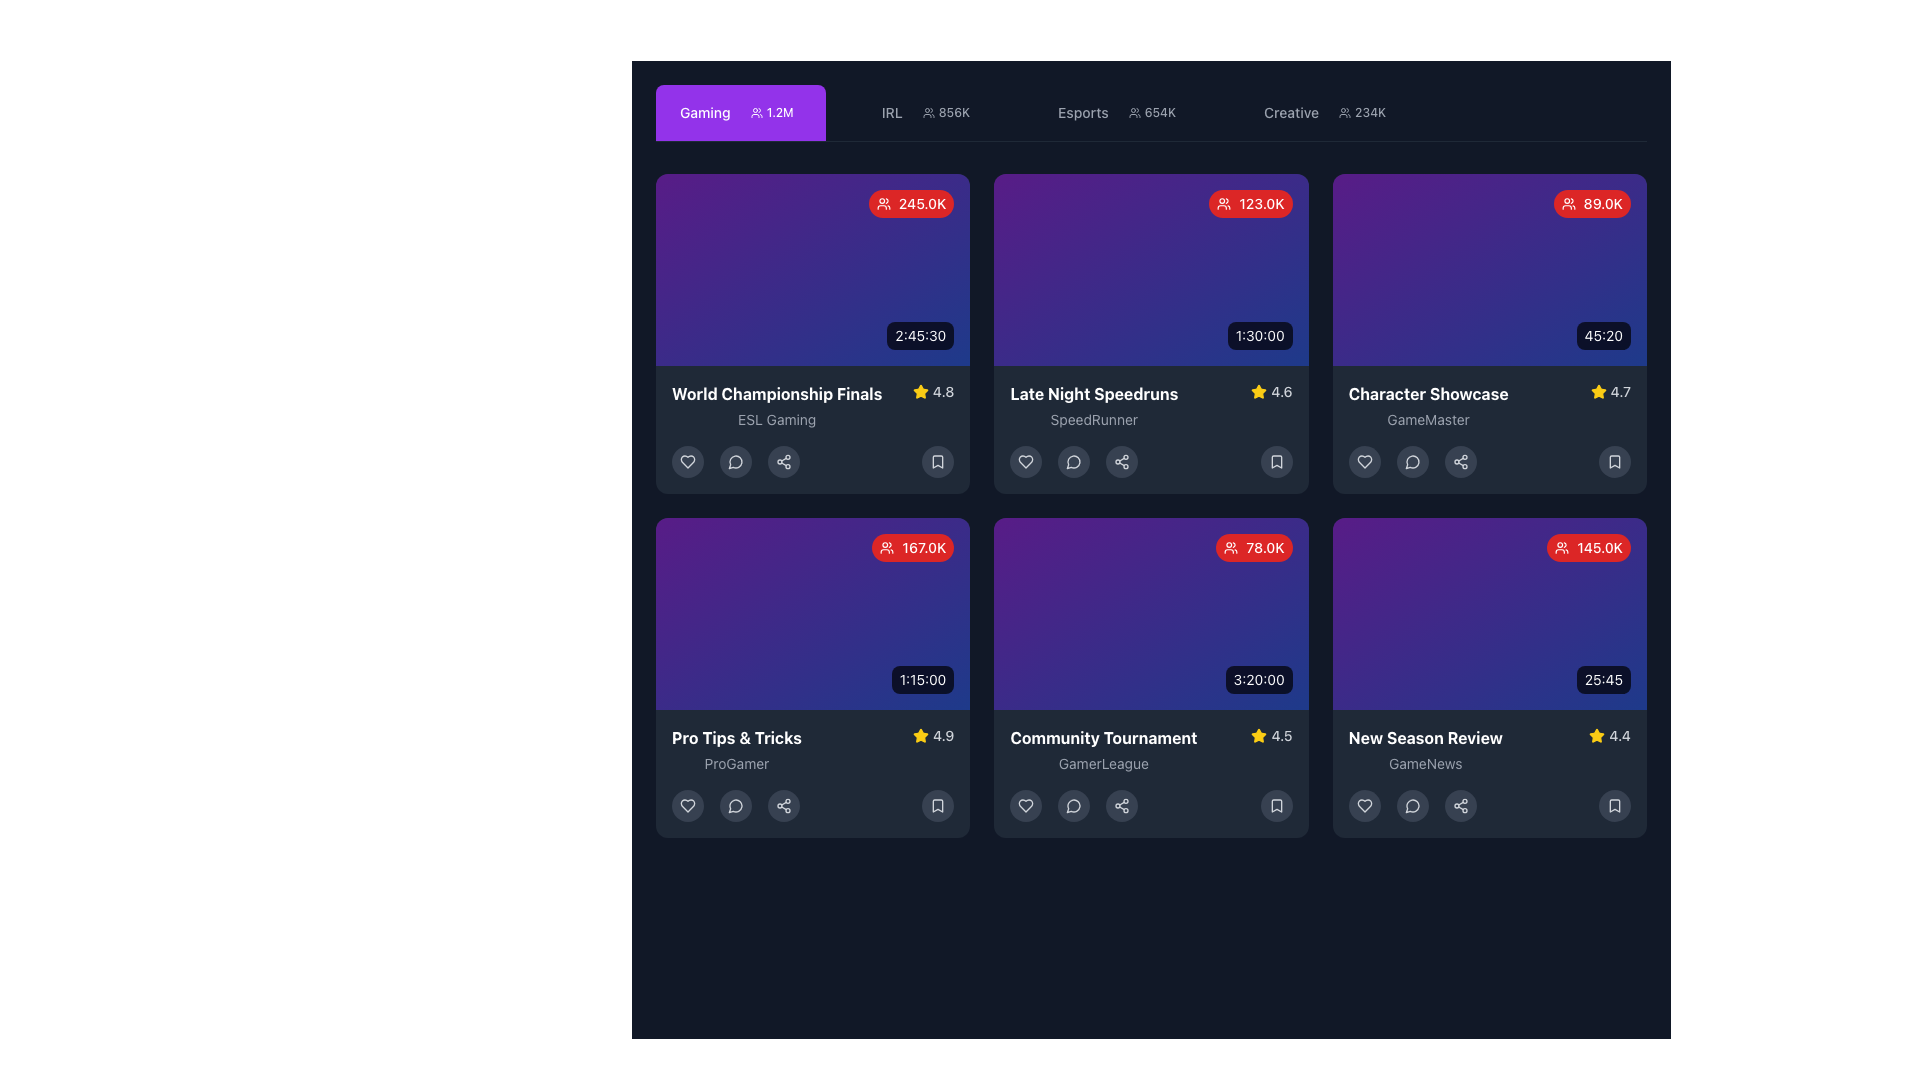  What do you see at coordinates (1151, 270) in the screenshot?
I see `audience count displayed in the preview area of the 'Late Night Speedruns' card, which is located in the top row, second column of the grid layout` at bounding box center [1151, 270].